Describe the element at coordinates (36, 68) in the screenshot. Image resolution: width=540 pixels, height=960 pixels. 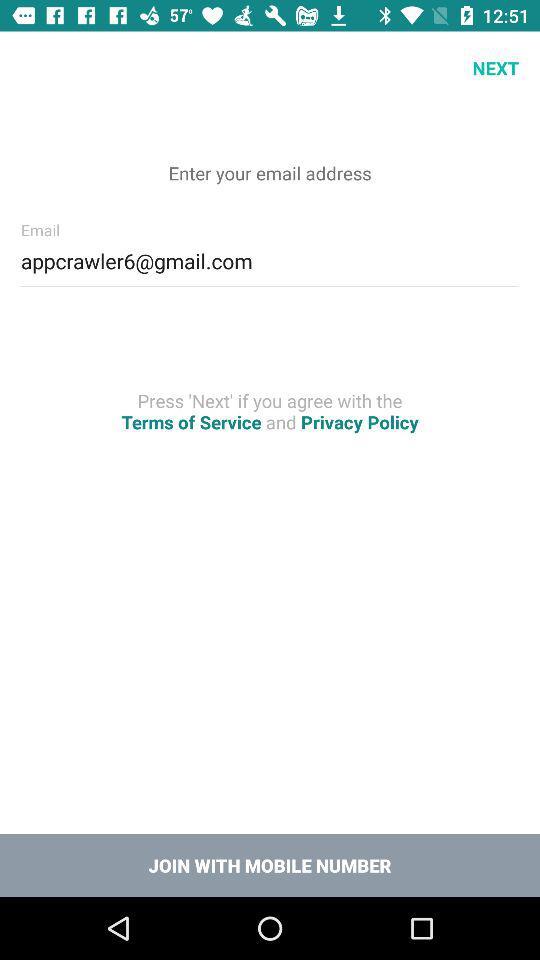
I see `item to the left of the next` at that location.